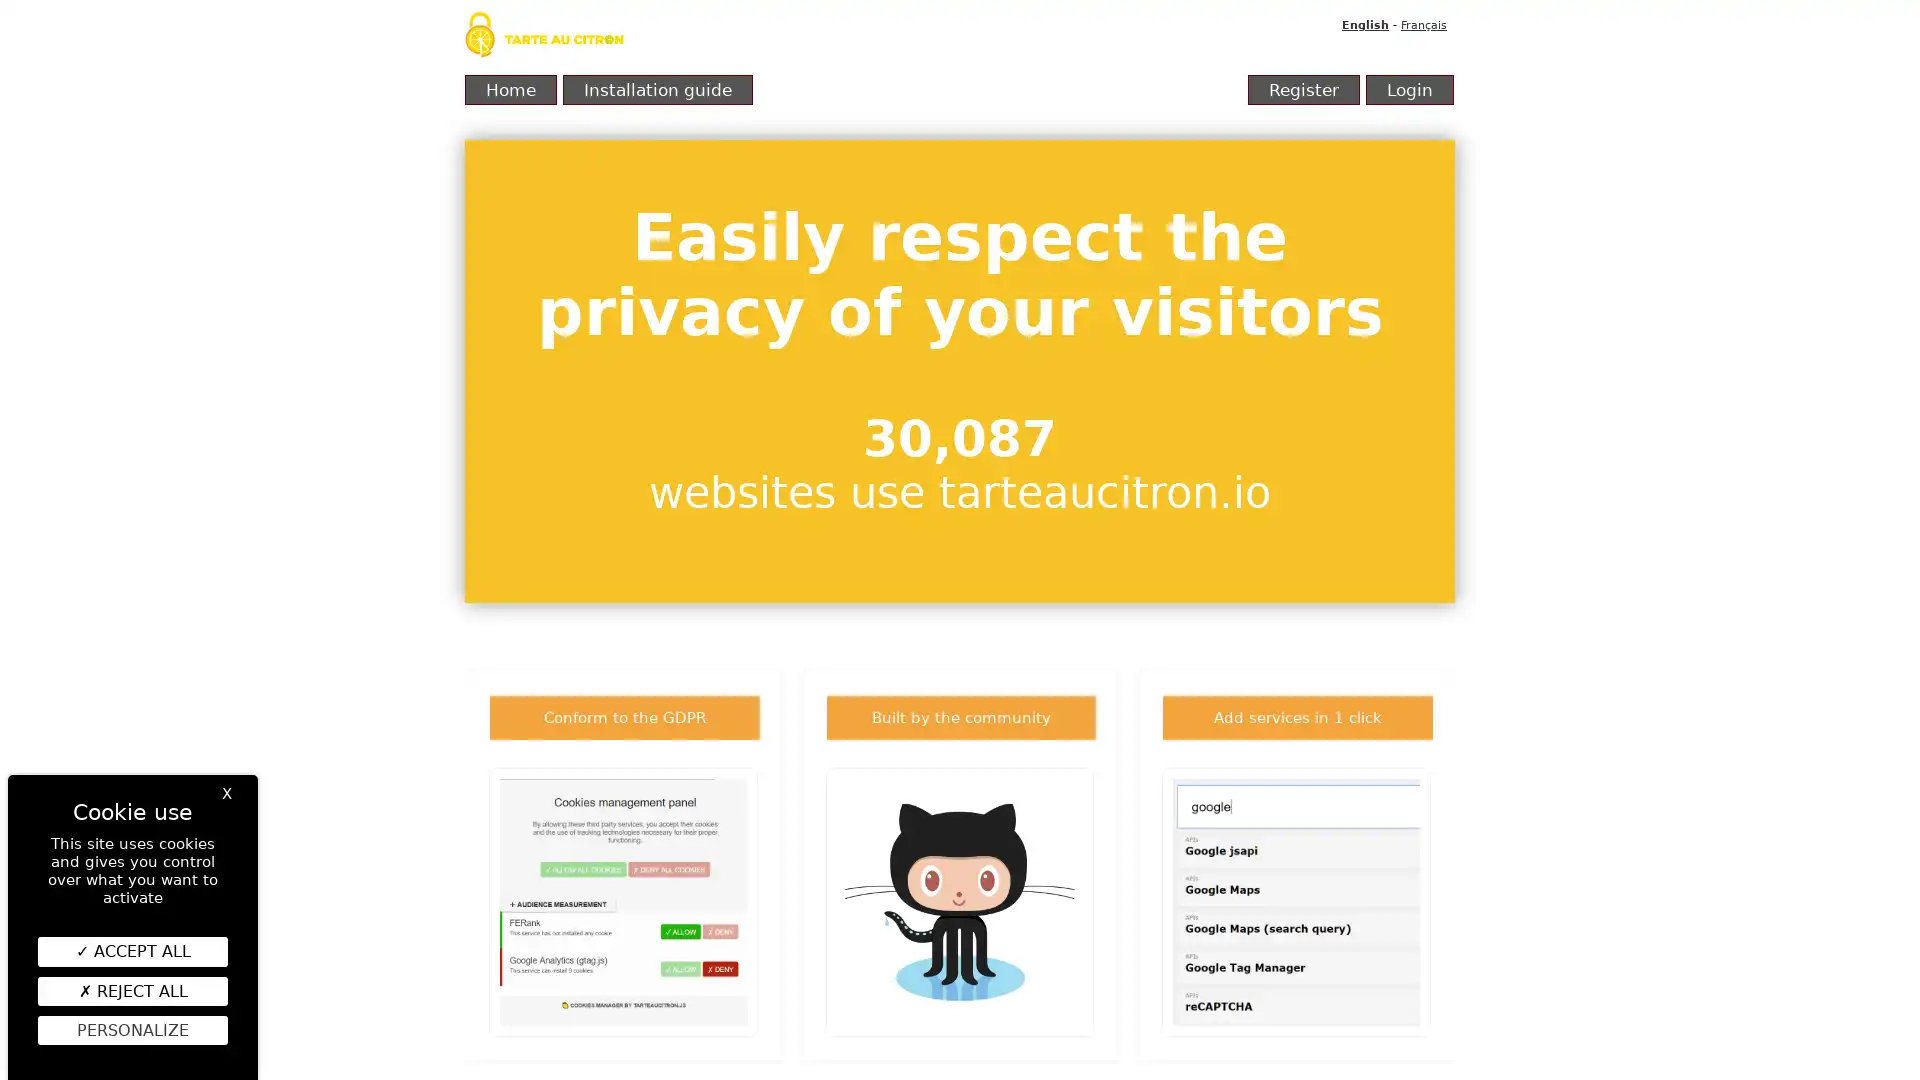 The height and width of the screenshot is (1080, 1920). Describe the element at coordinates (132, 990) in the screenshot. I see `REJECT ALL` at that location.